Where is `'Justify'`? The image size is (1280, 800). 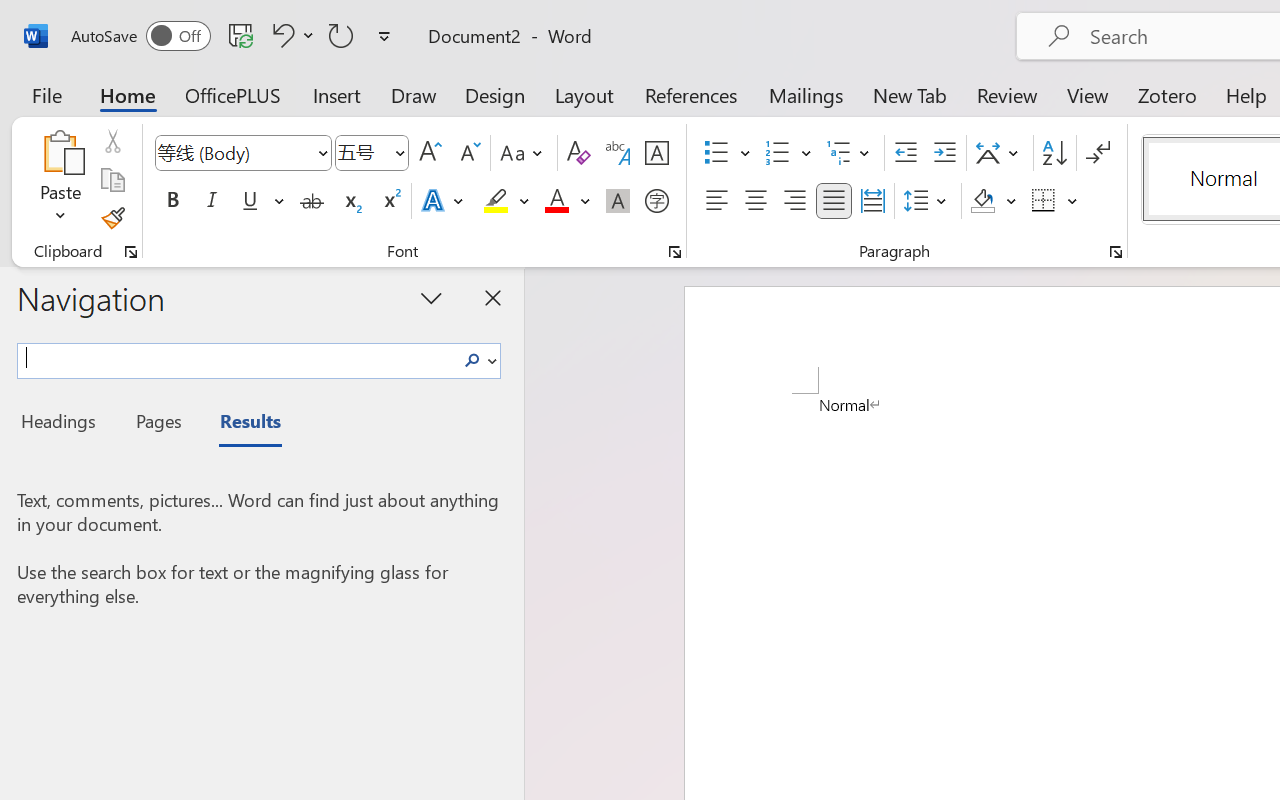 'Justify' is located at coordinates (834, 201).